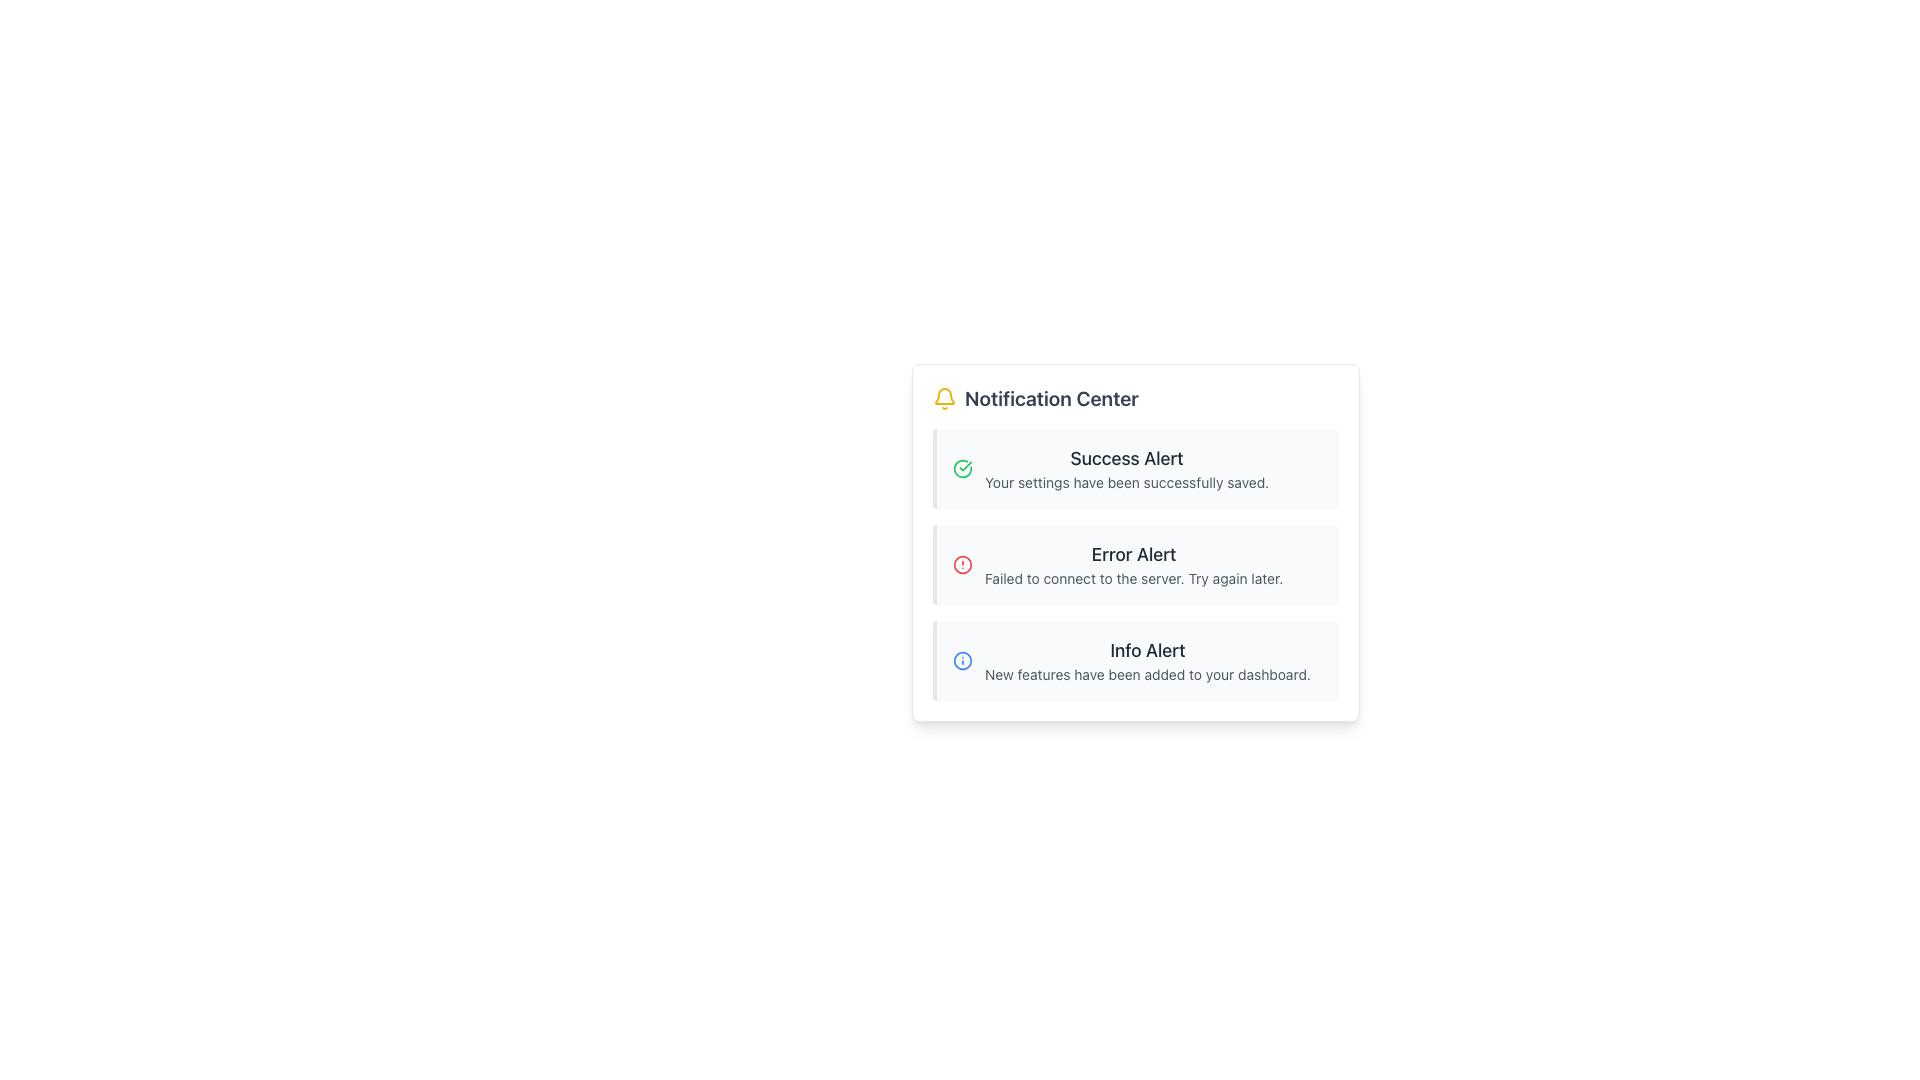 This screenshot has width=1920, height=1080. I want to click on the error/warning icon located to the left of the 'Error Alert' text in the notification section, so click(963, 564).